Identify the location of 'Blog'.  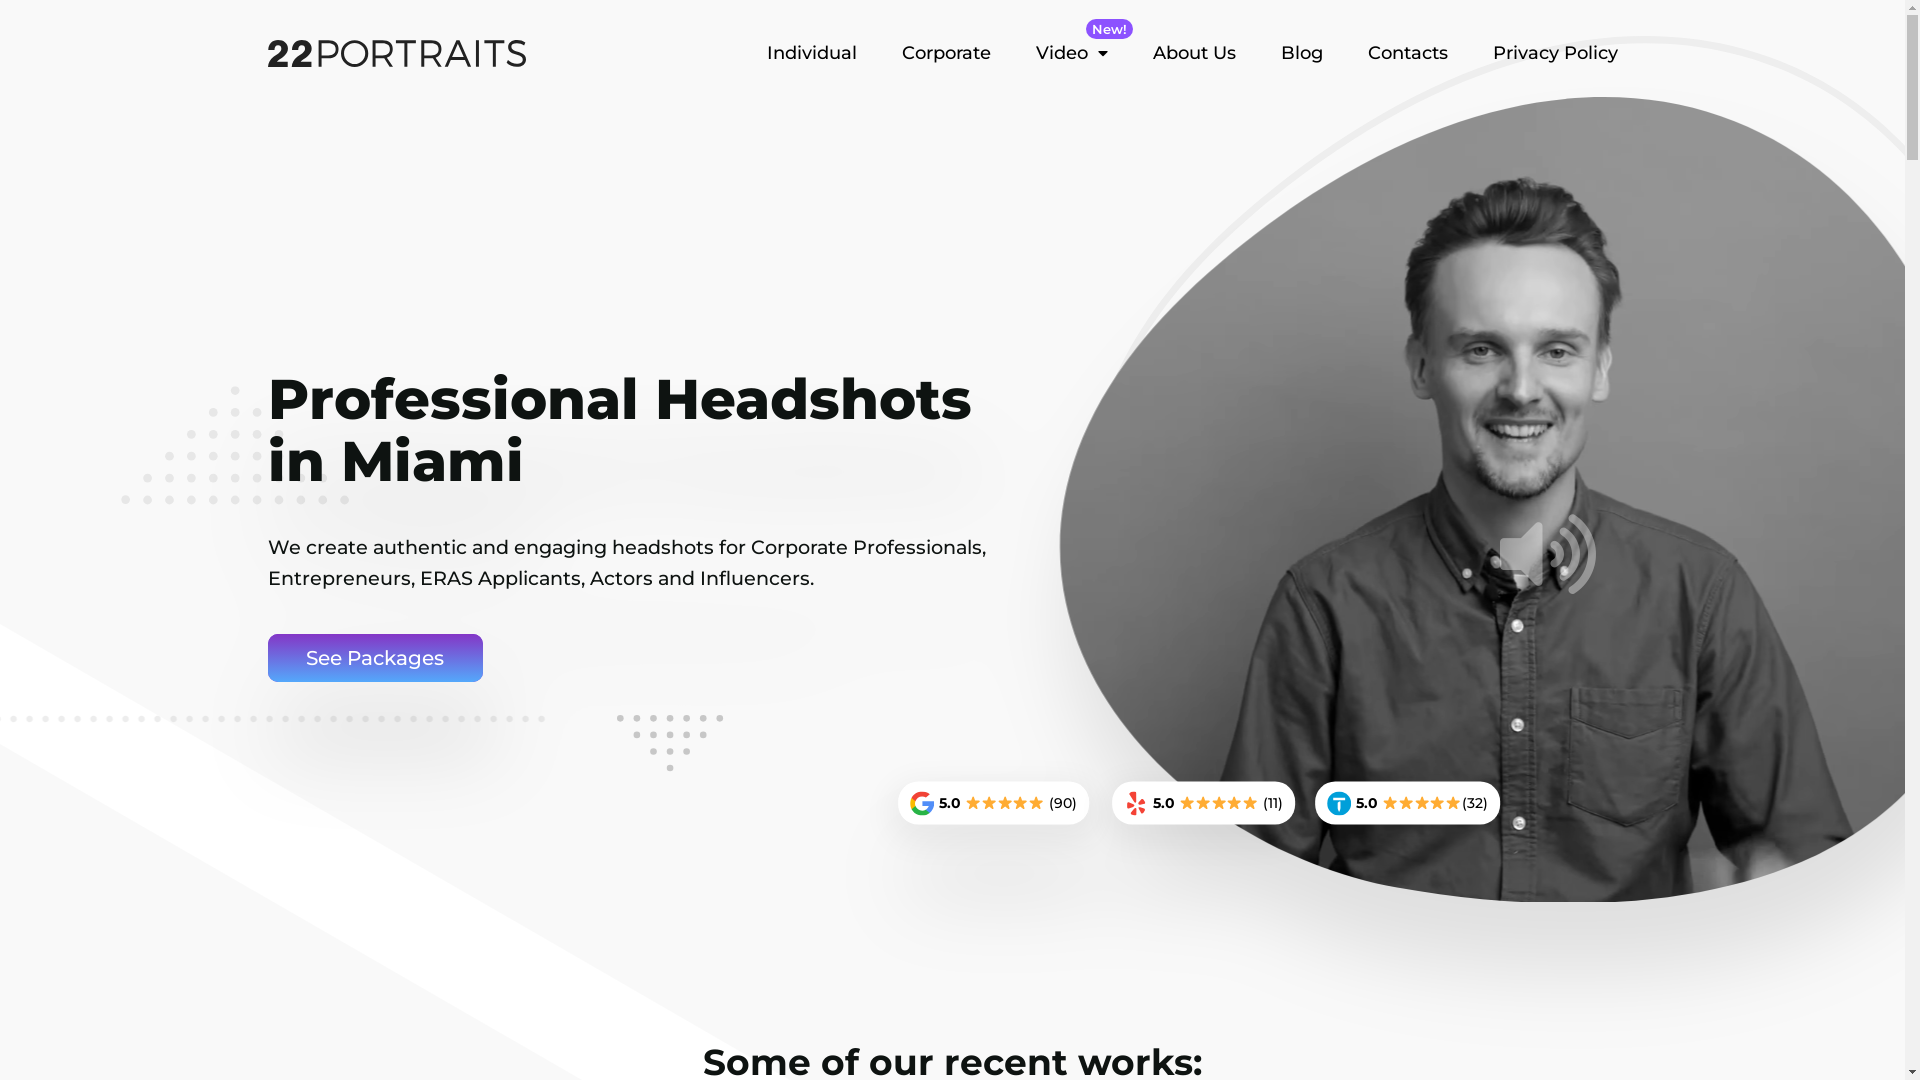
(1300, 52).